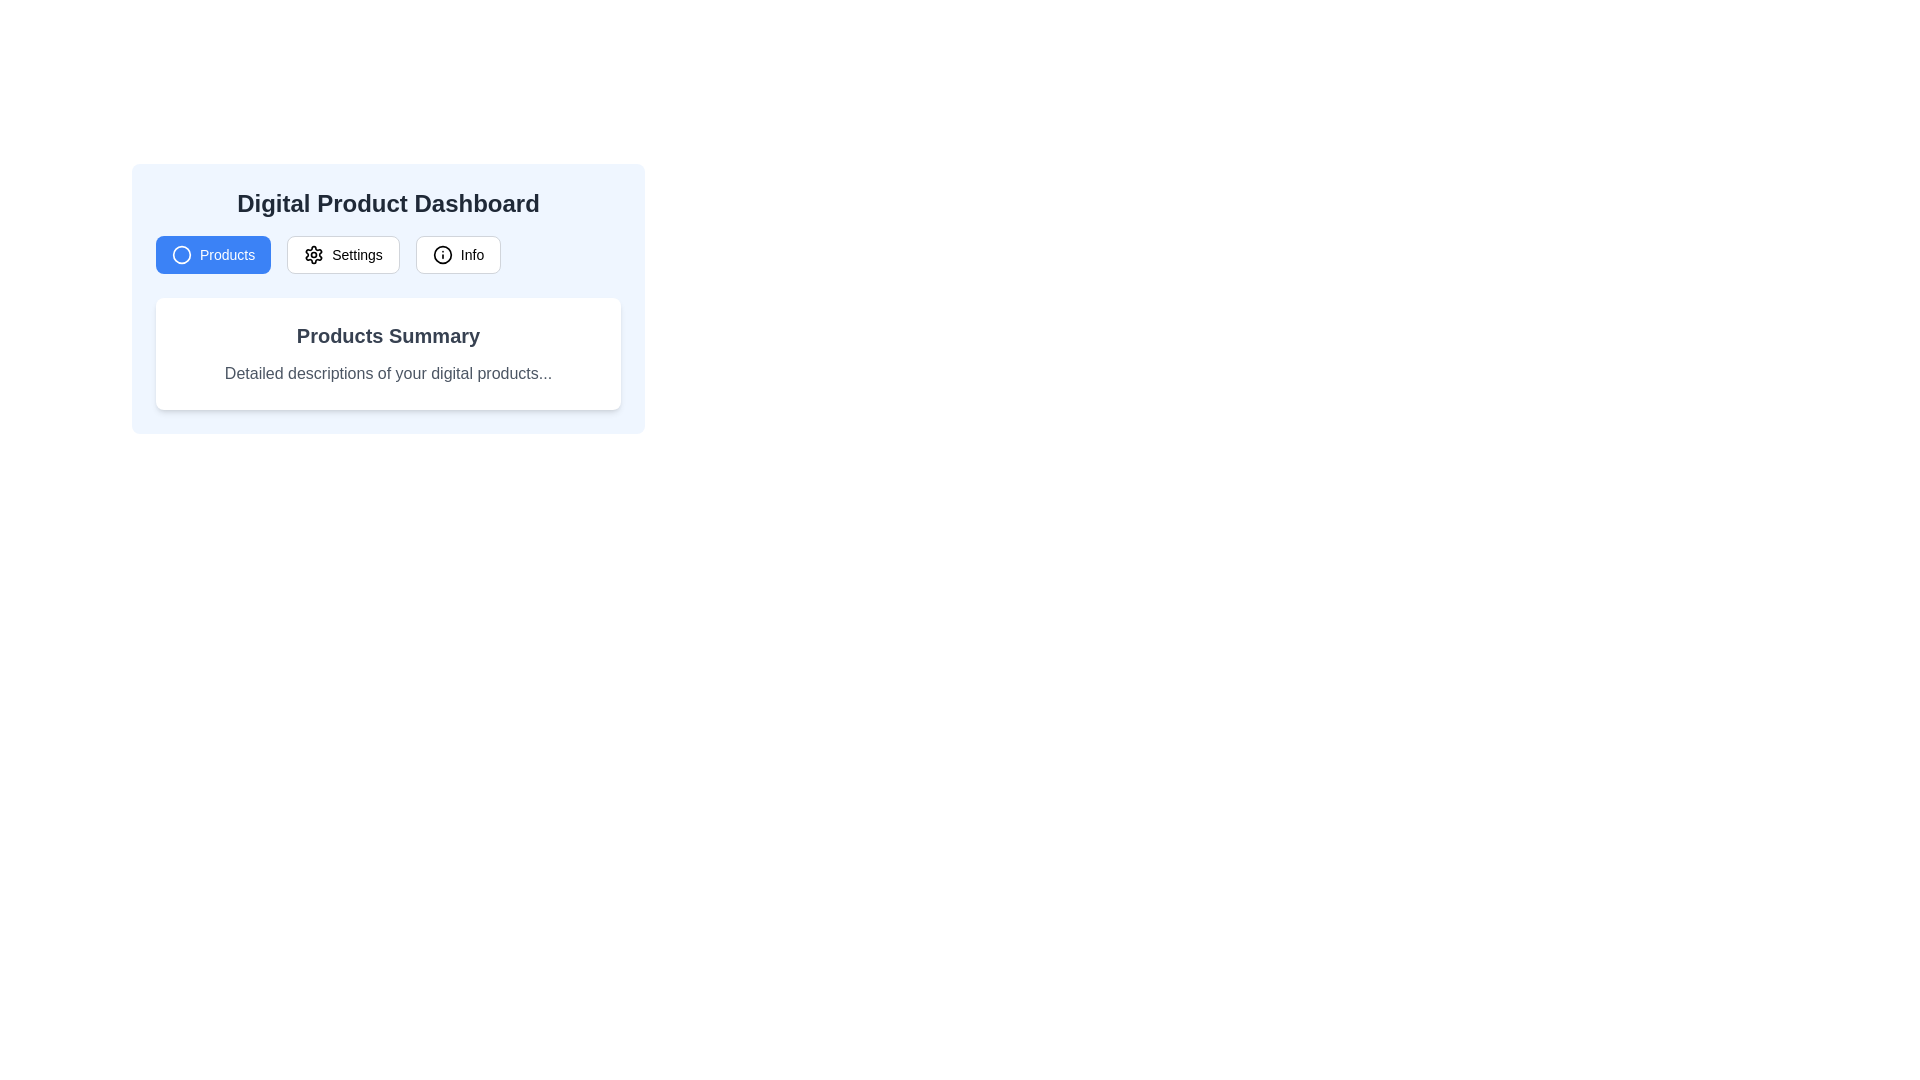  I want to click on the textual header 'Digital Product Dashboard', which is styled with large, bold font and located at the top of its containing card, so click(388, 204).